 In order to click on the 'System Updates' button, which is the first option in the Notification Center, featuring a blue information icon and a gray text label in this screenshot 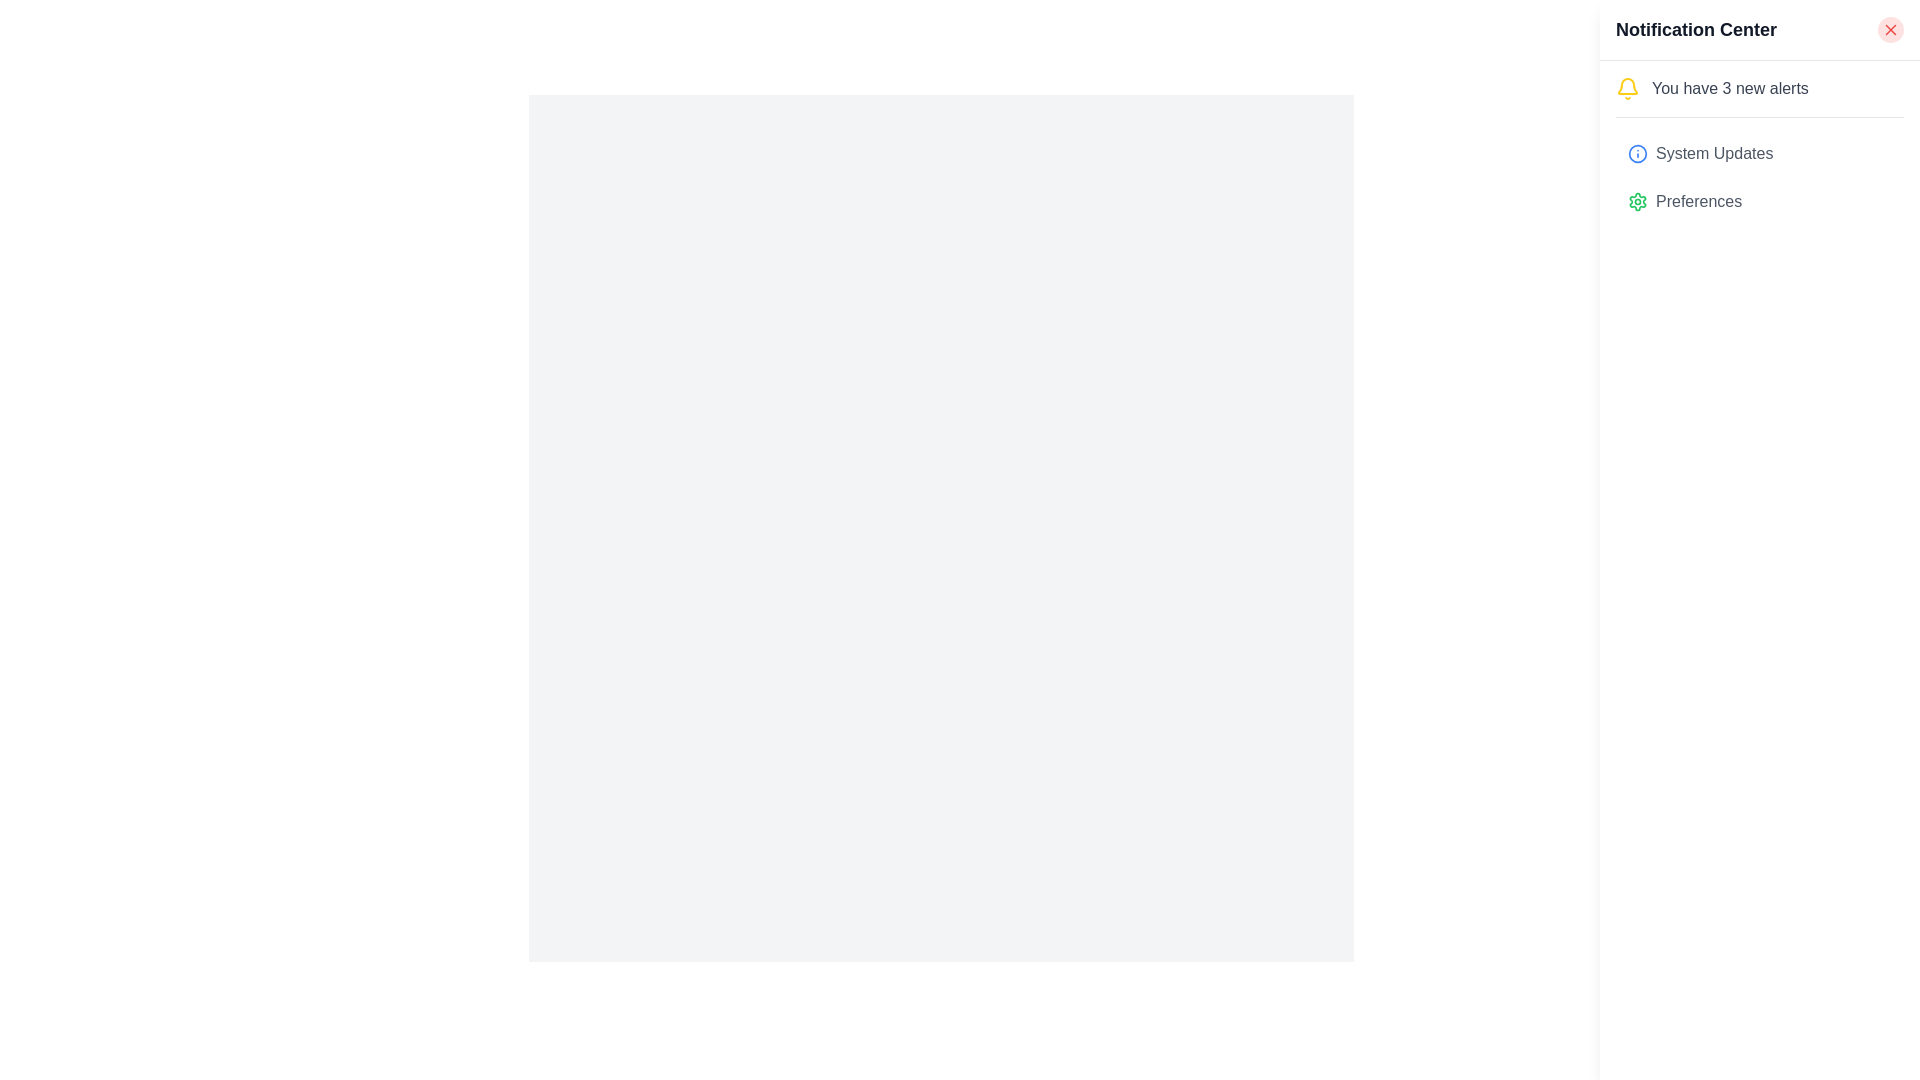, I will do `click(1760, 153)`.